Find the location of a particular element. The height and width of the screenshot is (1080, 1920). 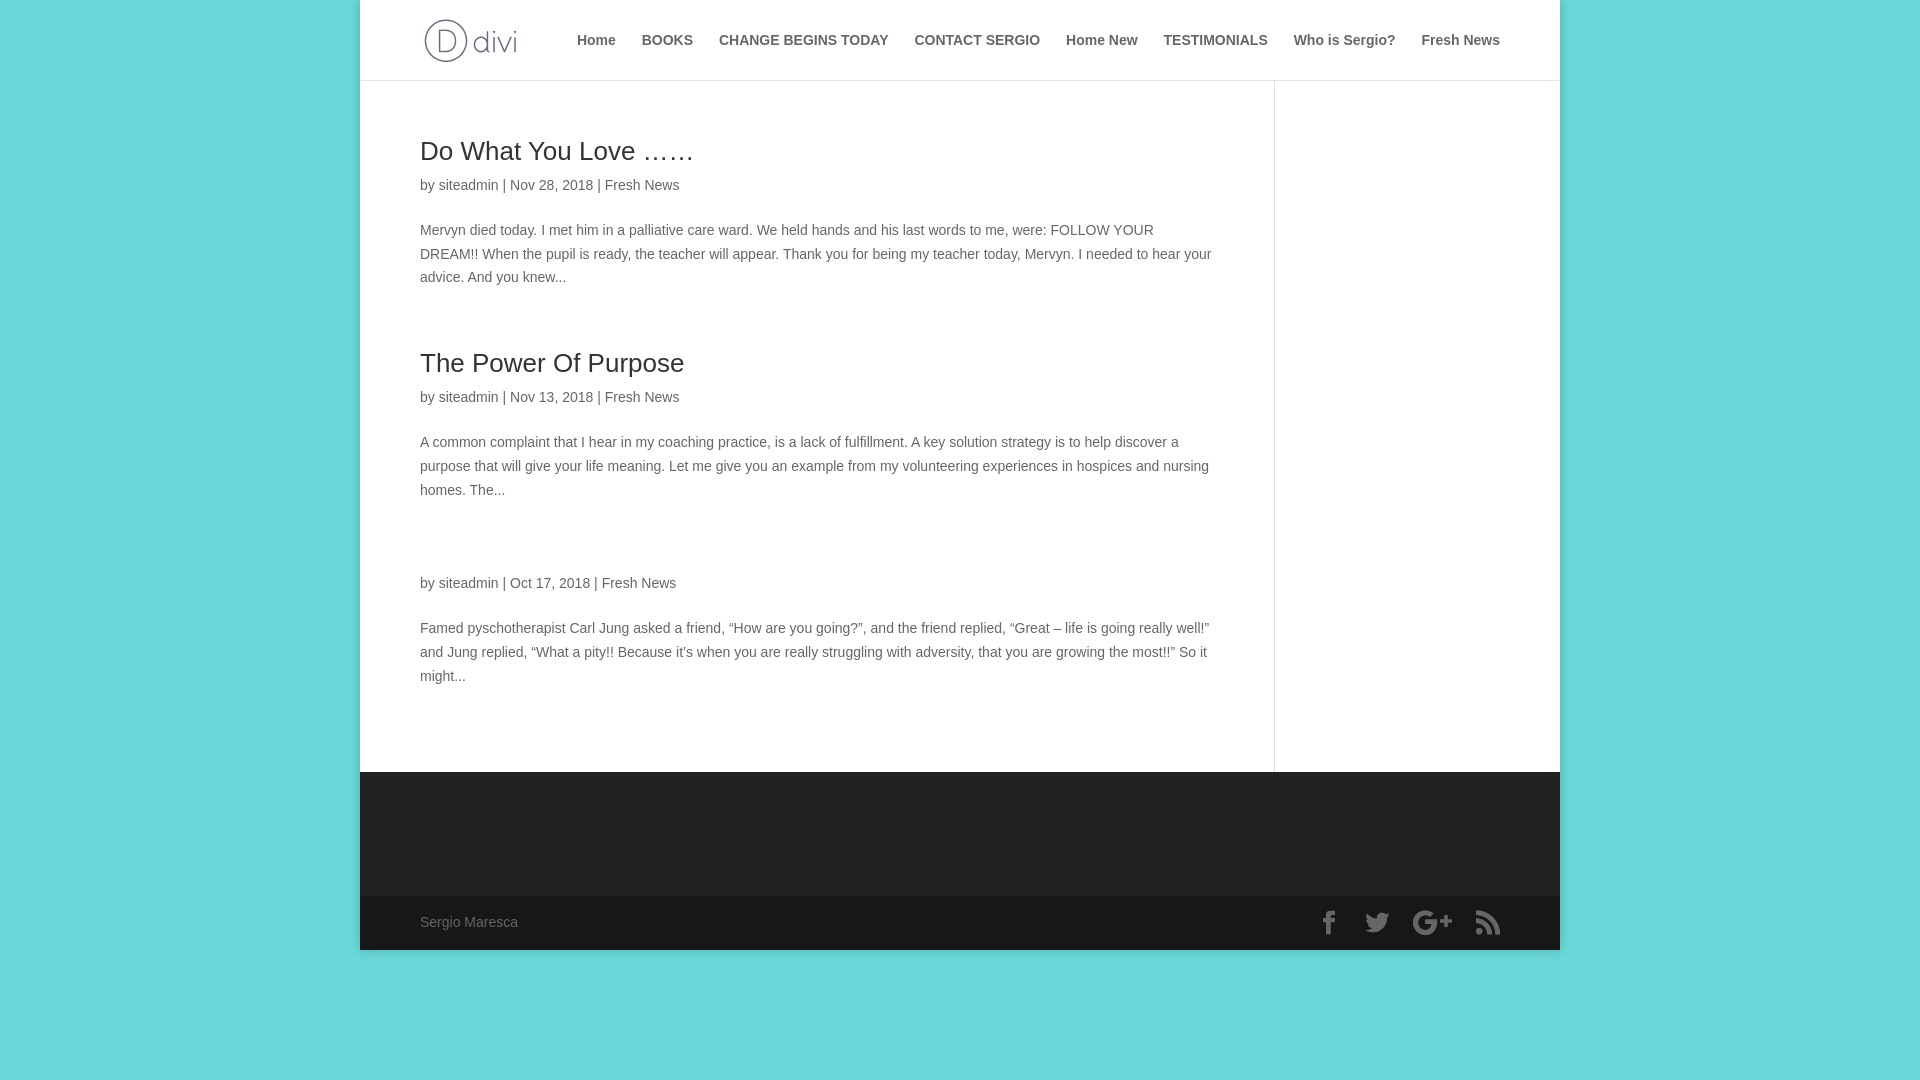

'Fresh News' is located at coordinates (642, 185).